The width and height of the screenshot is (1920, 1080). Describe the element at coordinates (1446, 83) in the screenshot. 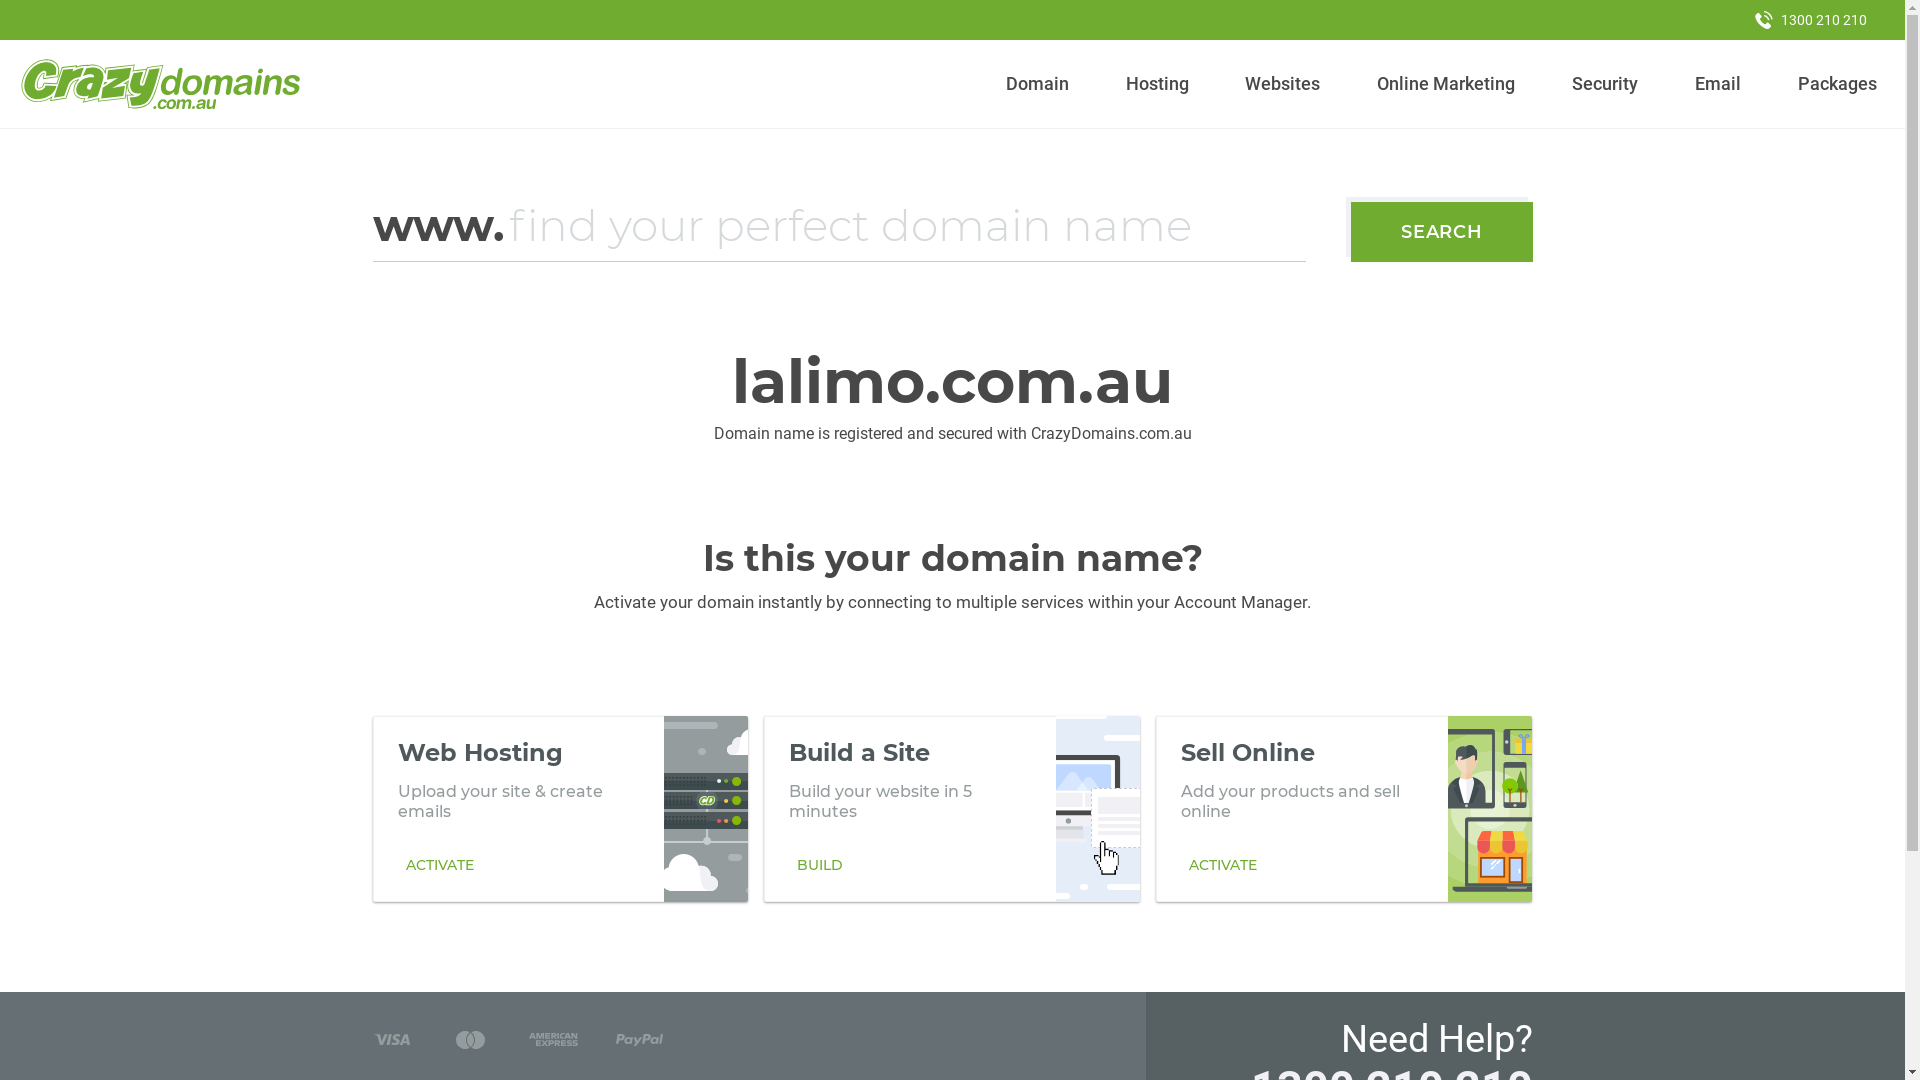

I see `'Online Marketing'` at that location.